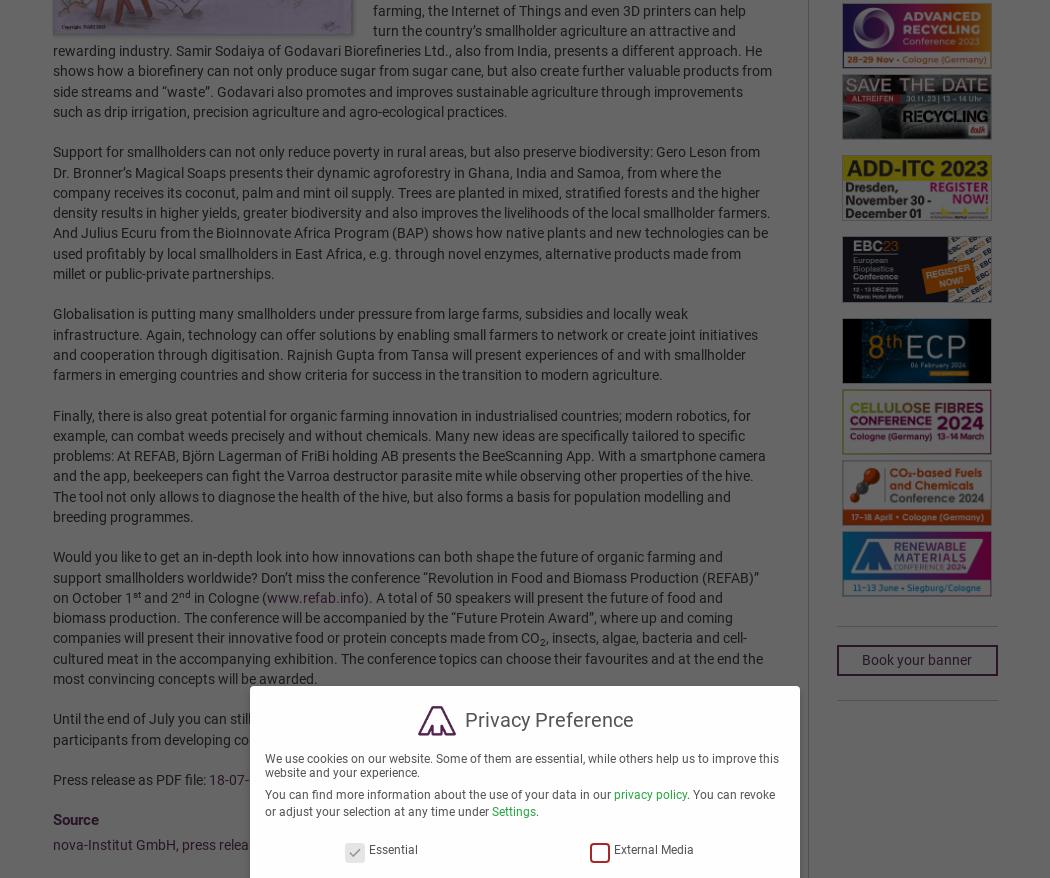 Image resolution: width=1050 pixels, height=878 pixels. Describe the element at coordinates (197, 844) in the screenshot. I see `'nova-Institut GmbH, press release, 2018-07-02.'` at that location.